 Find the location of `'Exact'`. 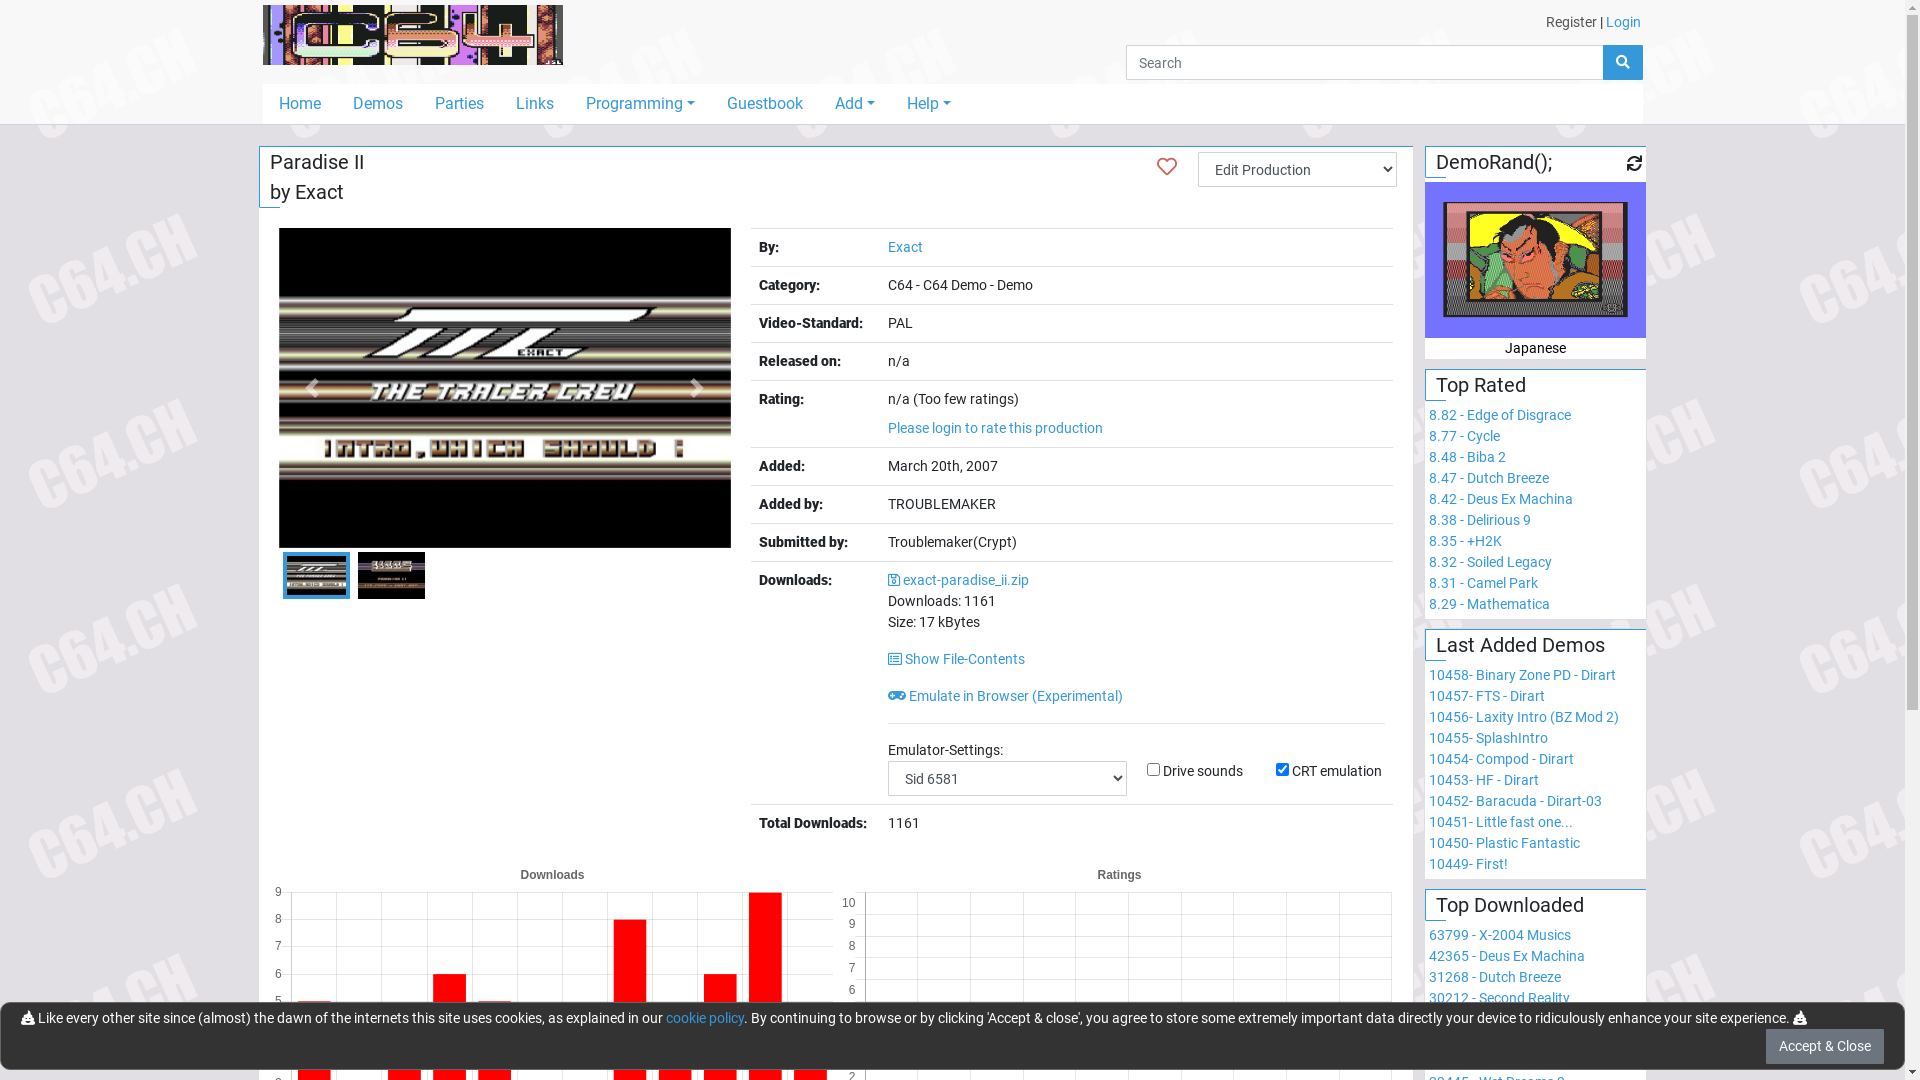

'Exact' is located at coordinates (904, 245).